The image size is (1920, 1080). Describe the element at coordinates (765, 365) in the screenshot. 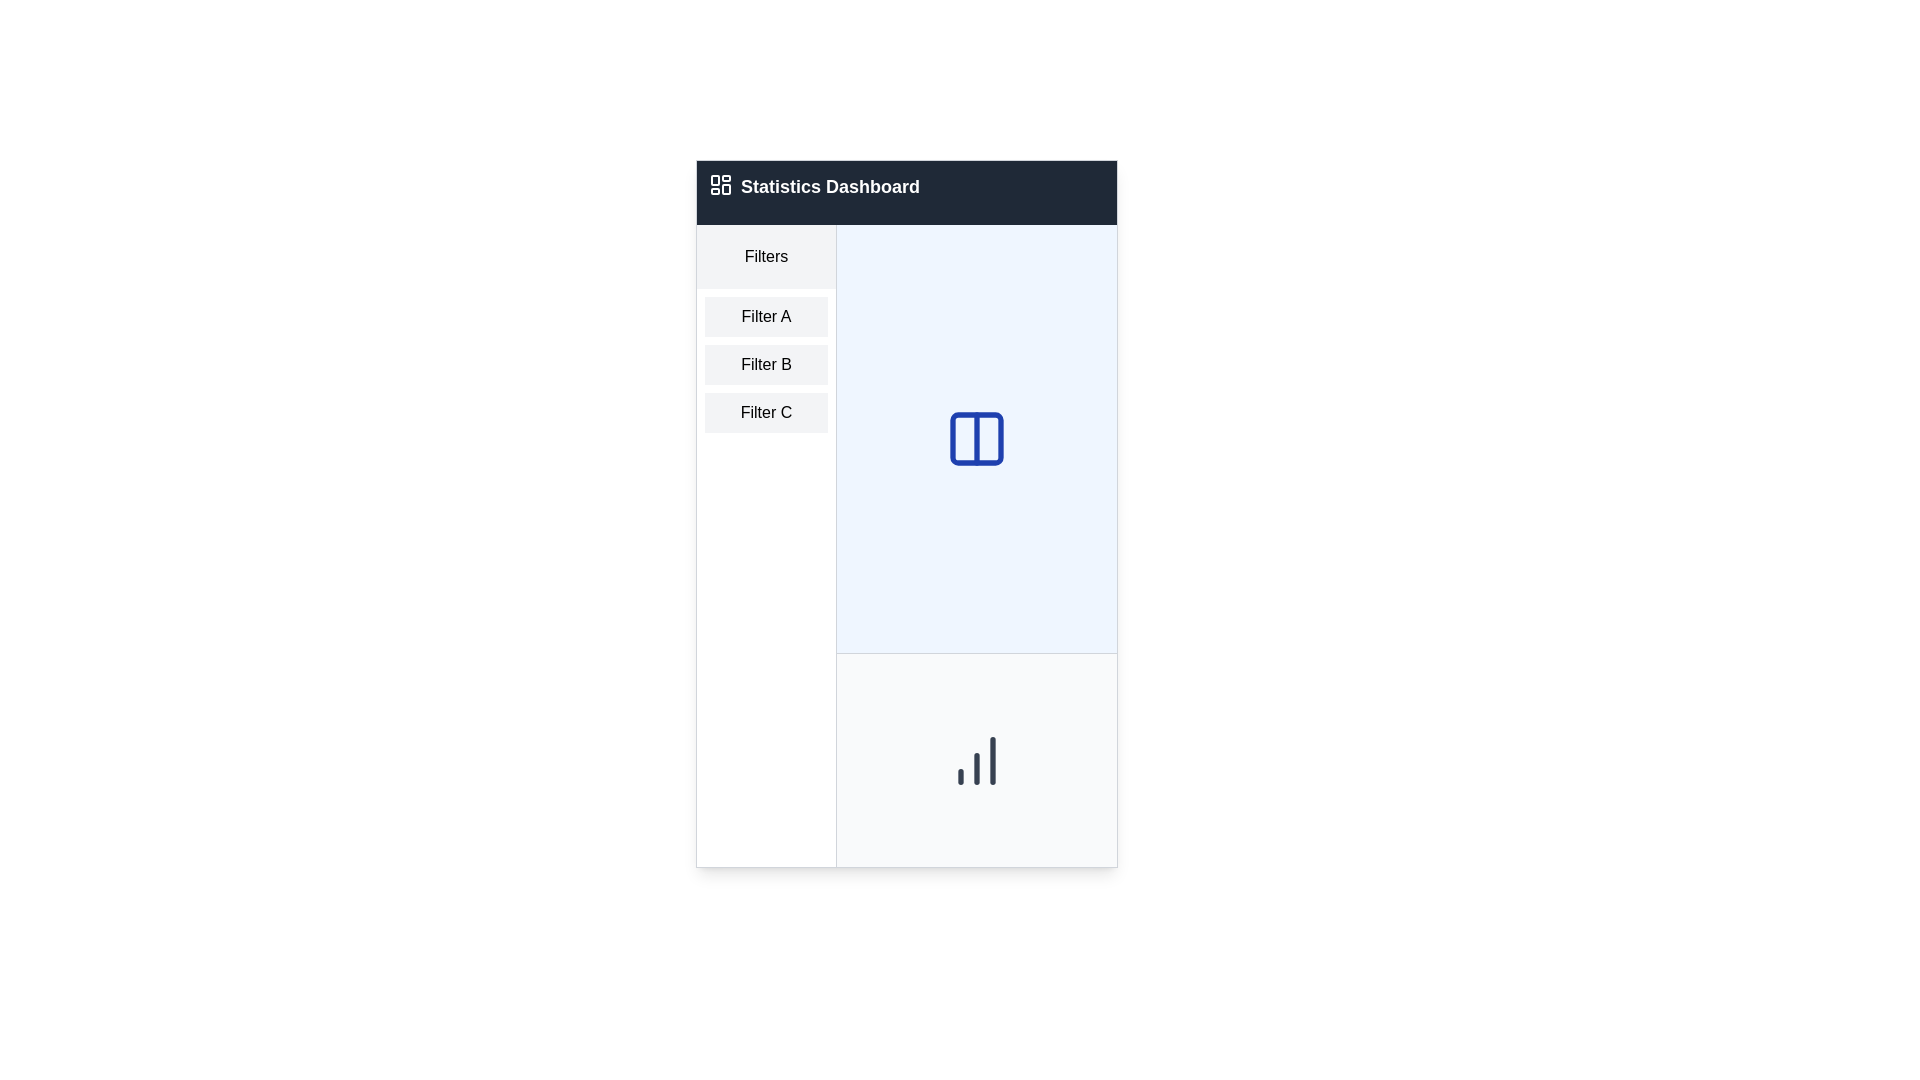

I see `the 'Filter B' button, which is the second button in the vertical list of filter buttons located in the menu panel on the left side of the interface, to apply the filter associated with 'B'` at that location.